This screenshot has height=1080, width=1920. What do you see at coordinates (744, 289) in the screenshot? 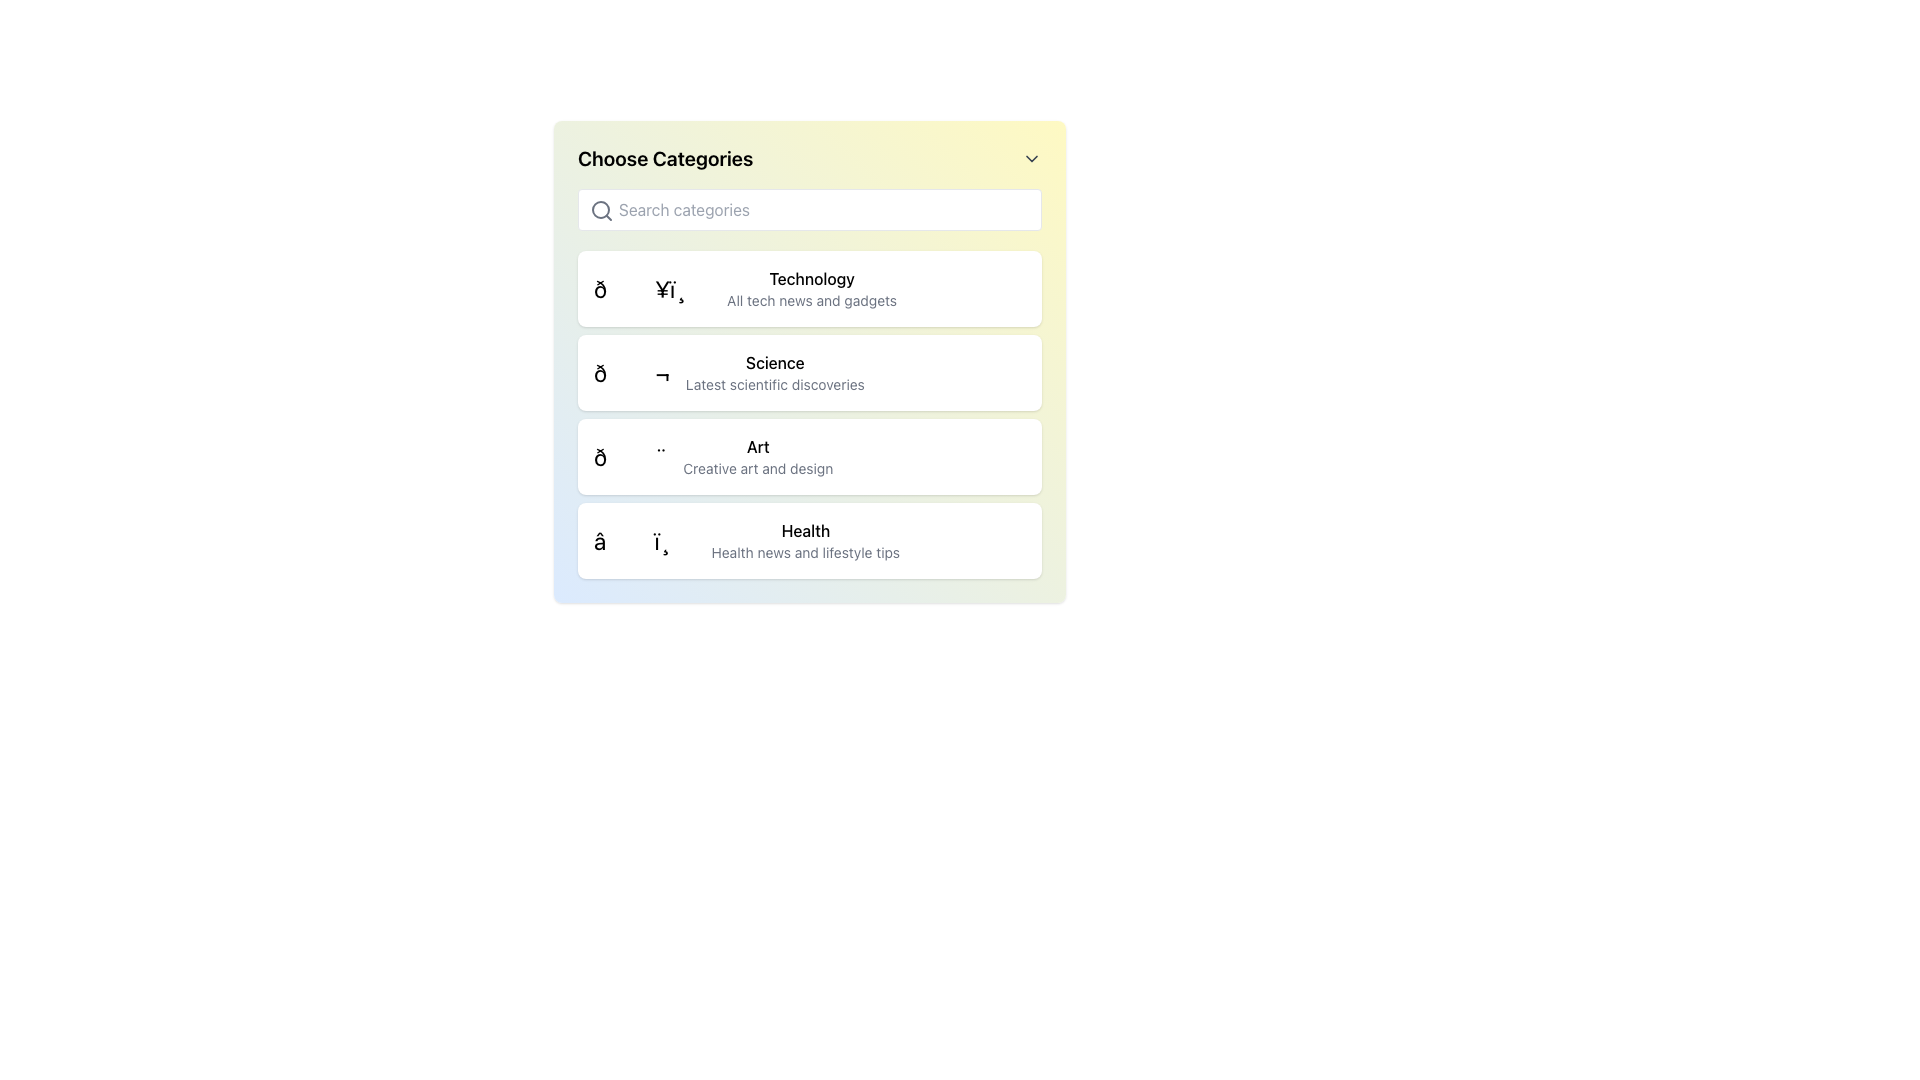
I see `the 'Technology All tech news and gadgets' category label` at bounding box center [744, 289].